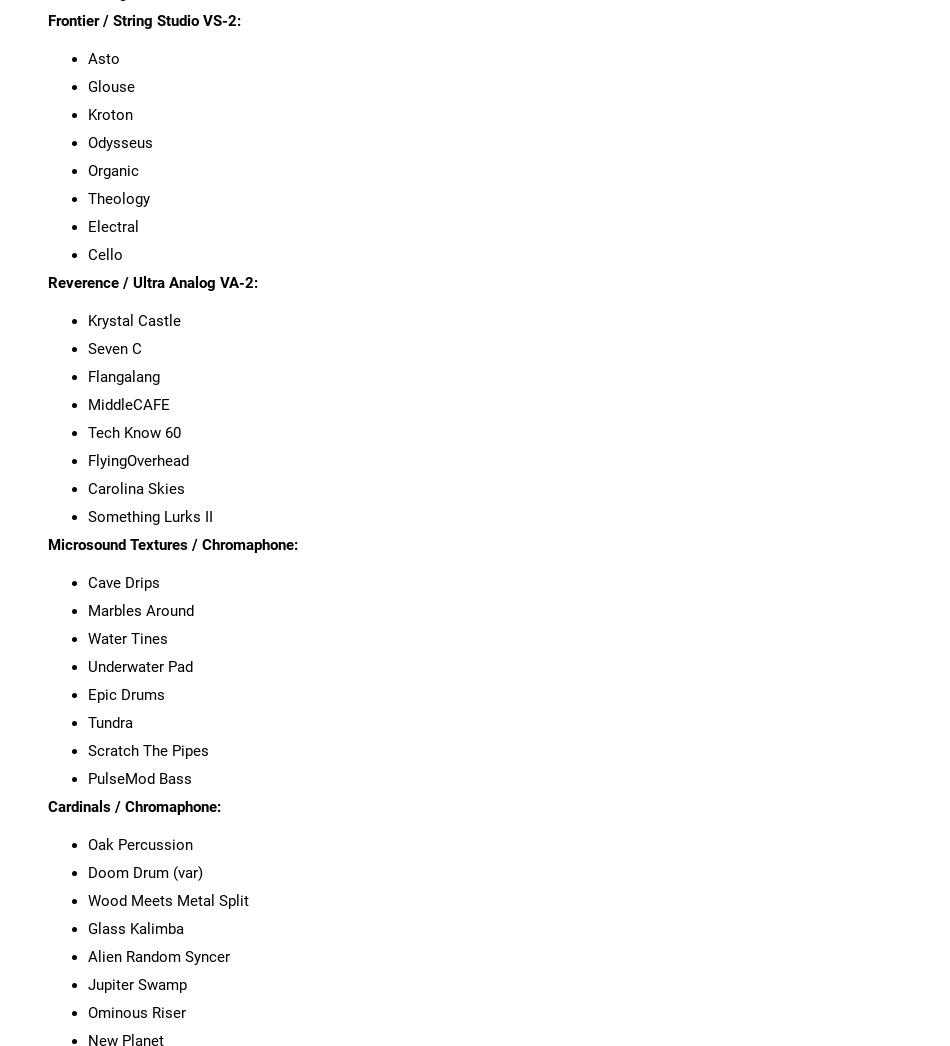 The width and height of the screenshot is (950, 1046). What do you see at coordinates (136, 982) in the screenshot?
I see `'Jupiter Swamp'` at bounding box center [136, 982].